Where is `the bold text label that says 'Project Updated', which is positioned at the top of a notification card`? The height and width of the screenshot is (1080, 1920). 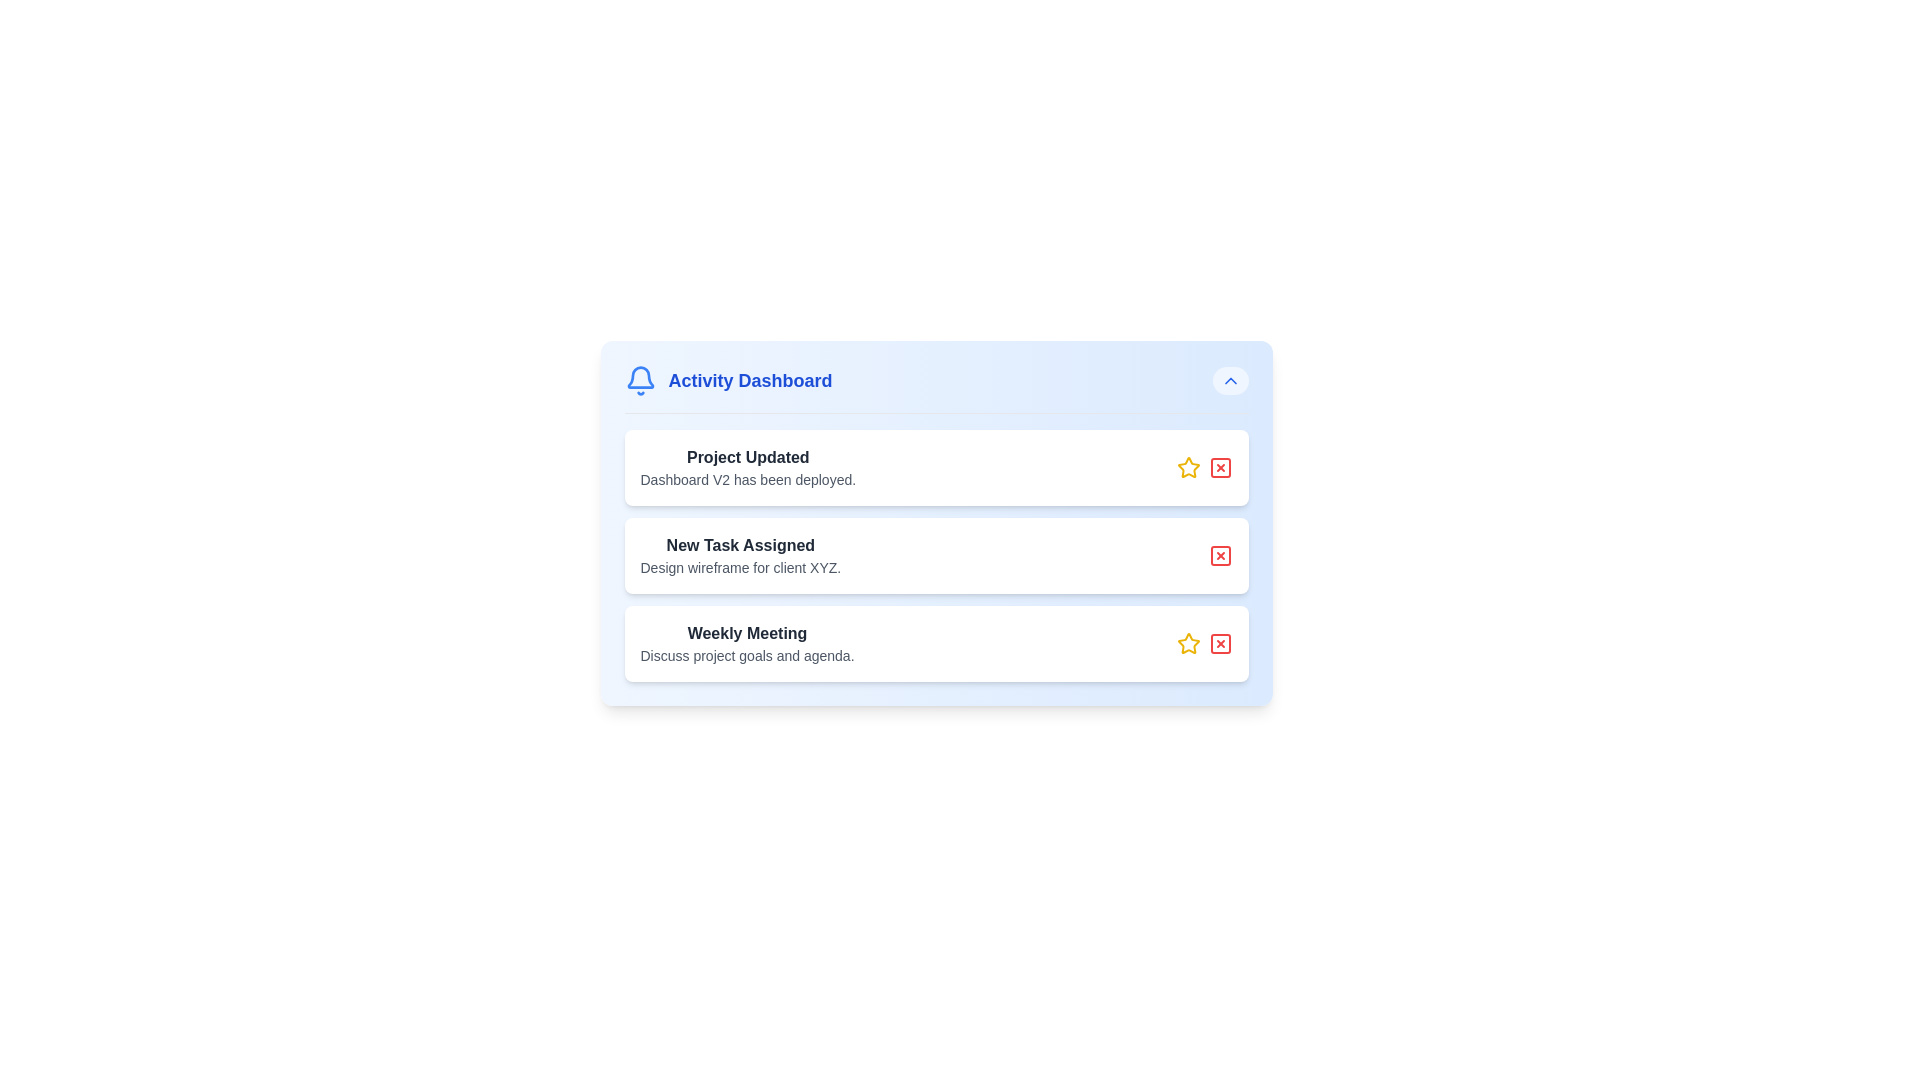 the bold text label that says 'Project Updated', which is positioned at the top of a notification card is located at coordinates (747, 458).